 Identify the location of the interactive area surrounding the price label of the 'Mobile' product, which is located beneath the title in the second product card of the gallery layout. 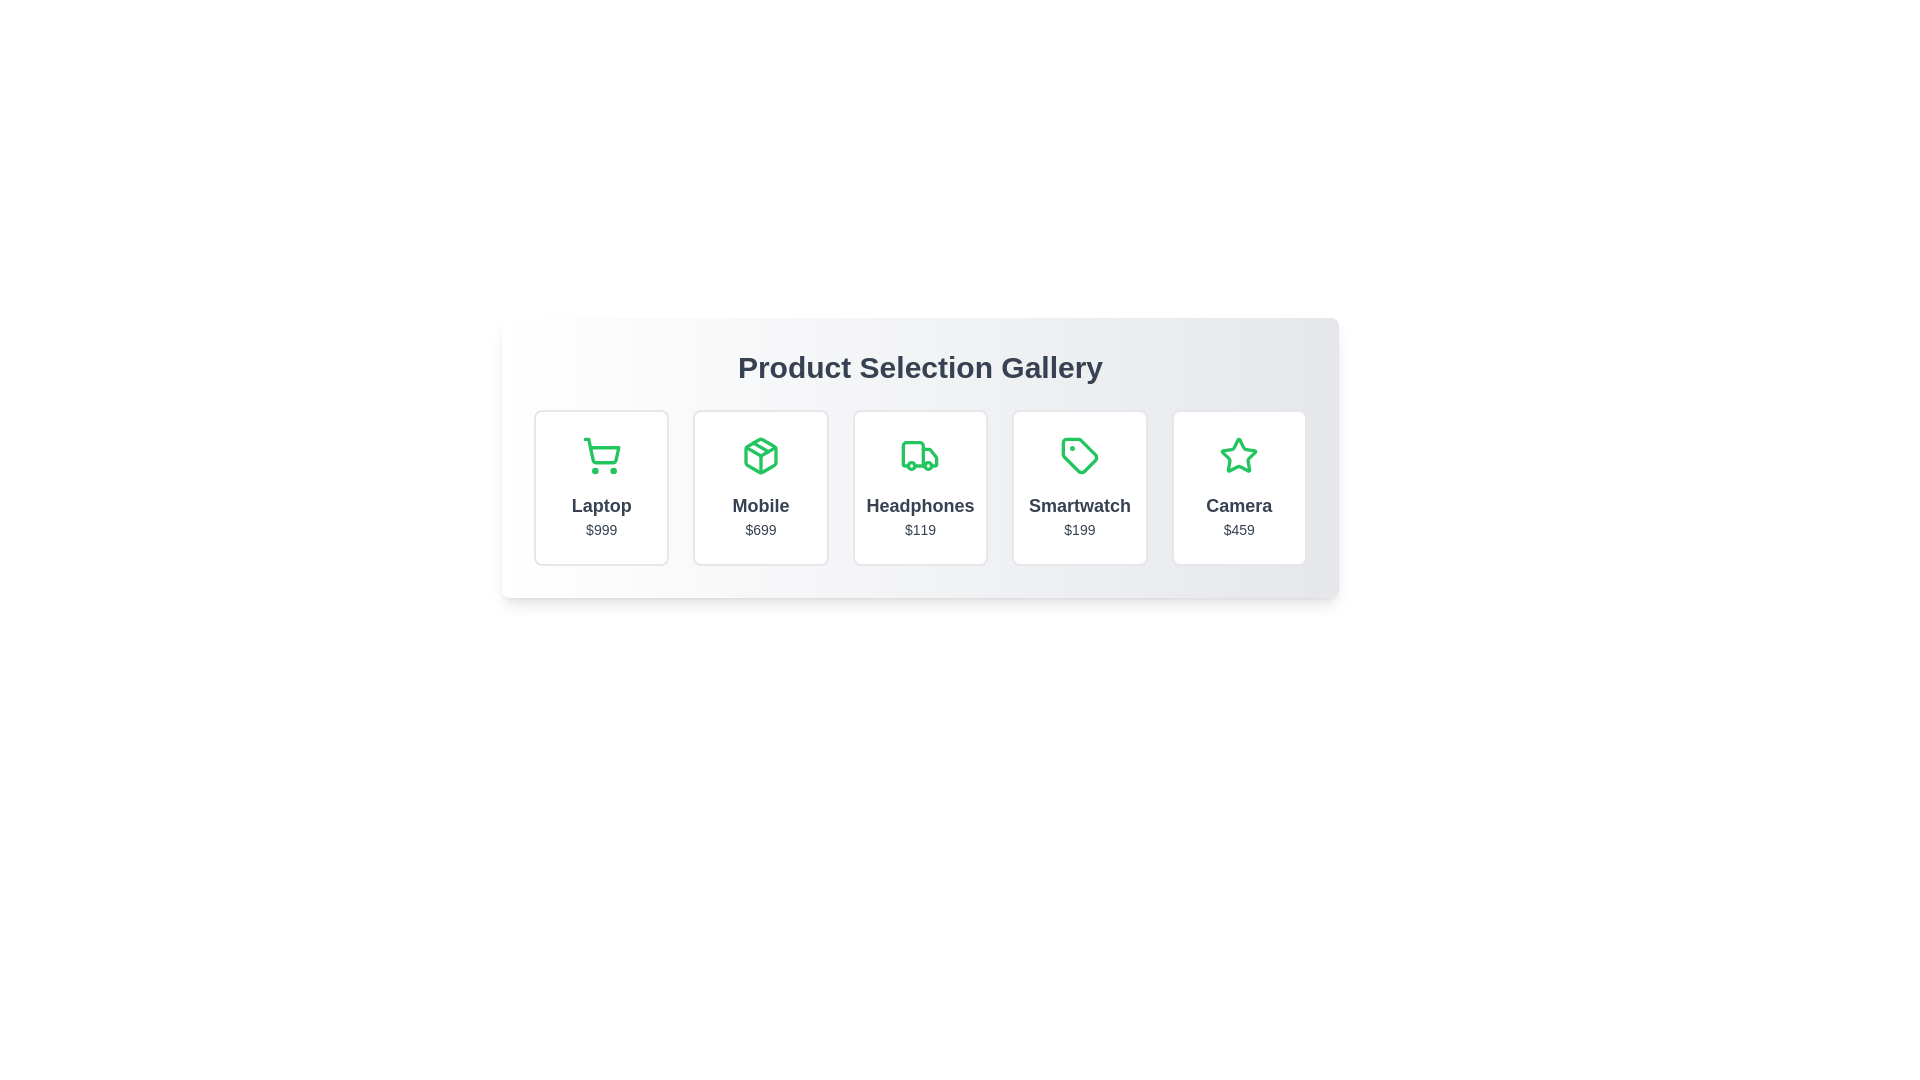
(760, 528).